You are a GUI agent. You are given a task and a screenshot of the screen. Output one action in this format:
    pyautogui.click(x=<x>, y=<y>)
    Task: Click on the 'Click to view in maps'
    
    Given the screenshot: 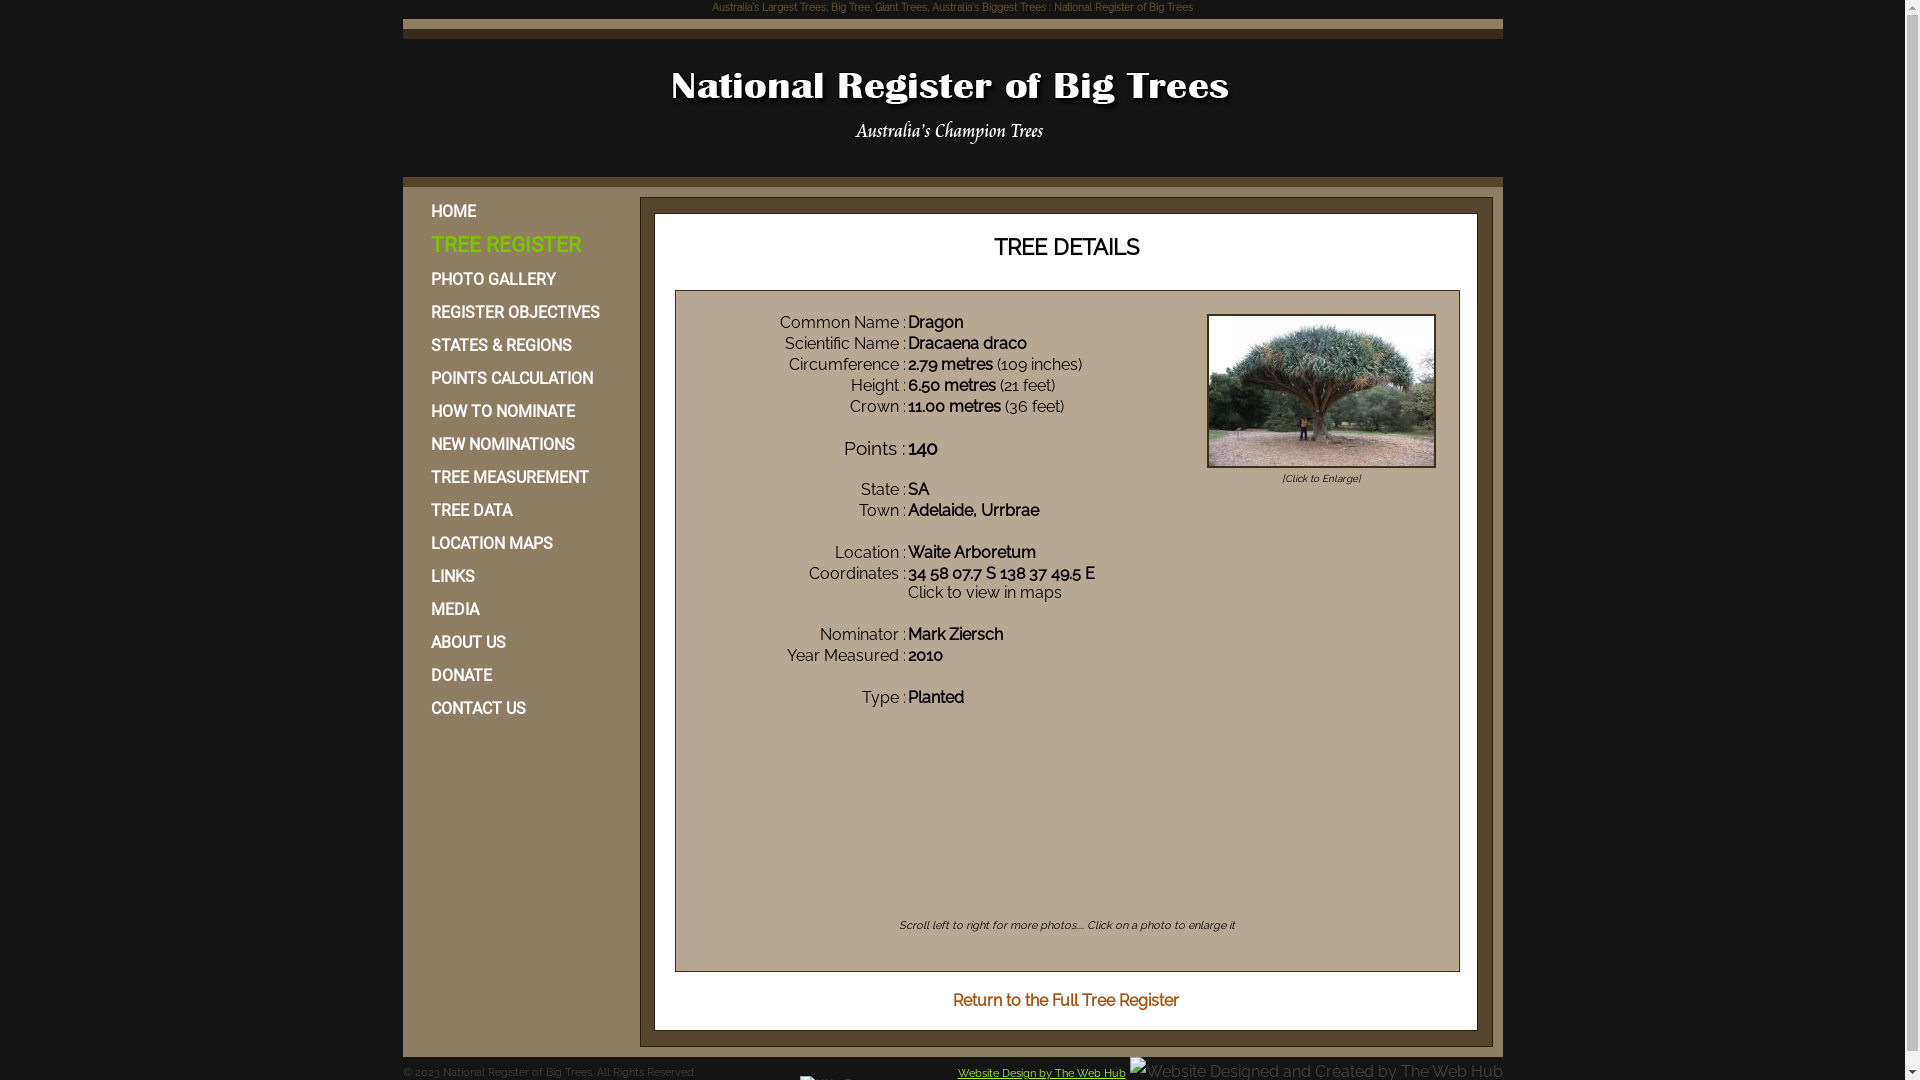 What is the action you would take?
    pyautogui.click(x=984, y=591)
    